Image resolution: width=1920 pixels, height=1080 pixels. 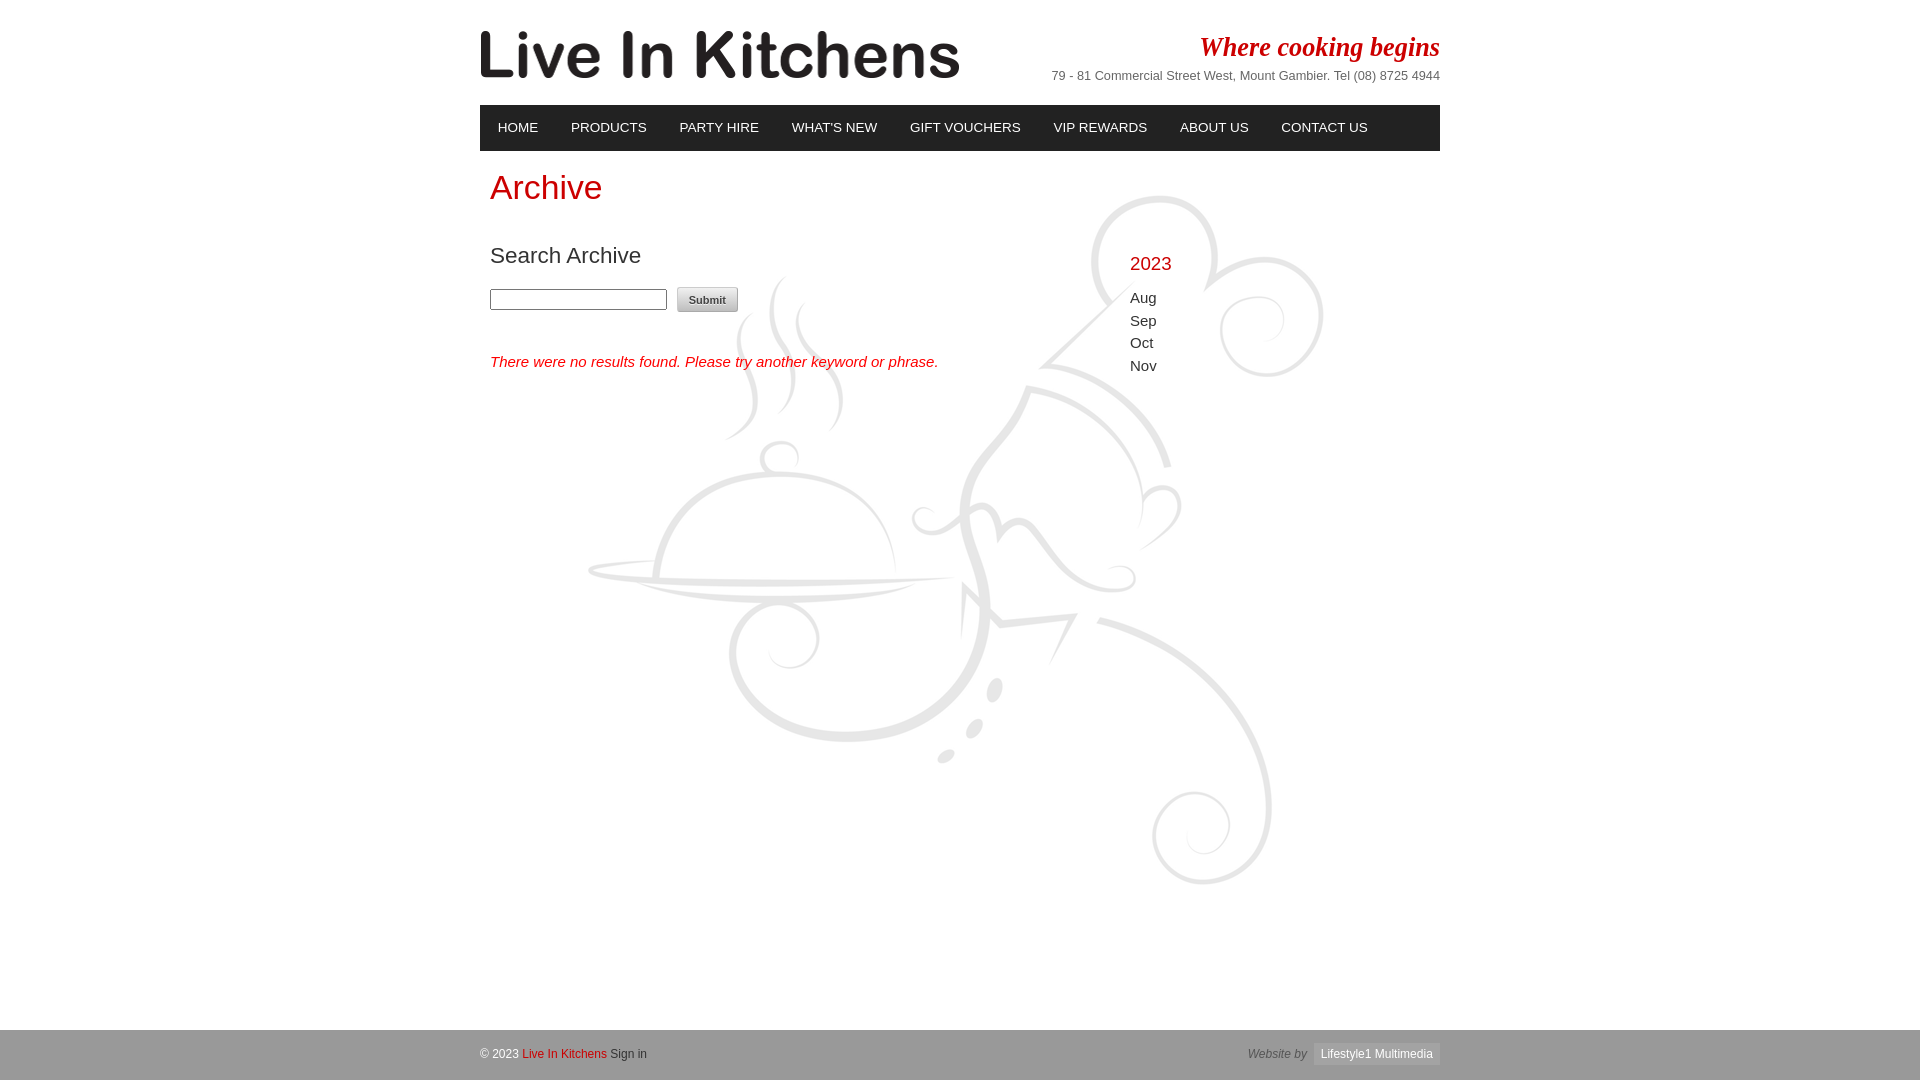 I want to click on 'Nov', so click(x=1143, y=365).